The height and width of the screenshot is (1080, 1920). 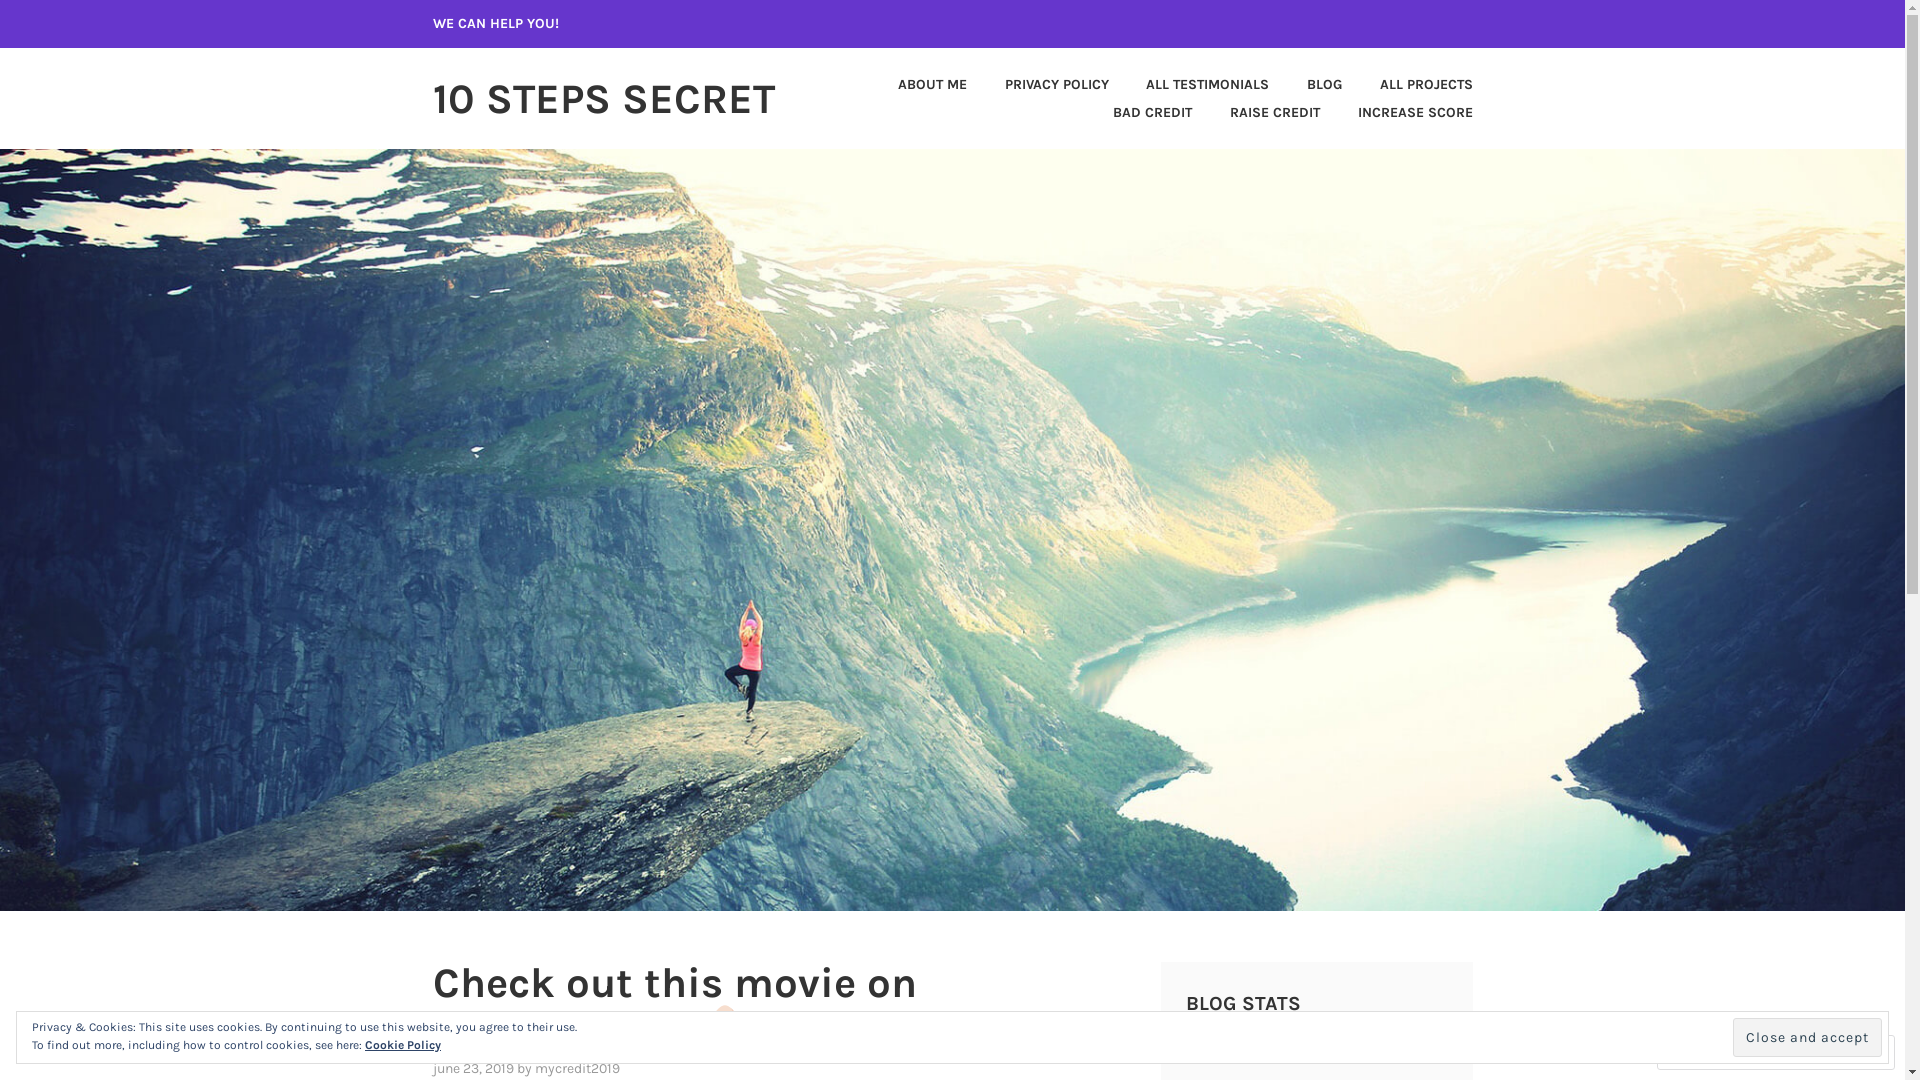 What do you see at coordinates (471, 1067) in the screenshot?
I see `'june 23, 2019'` at bounding box center [471, 1067].